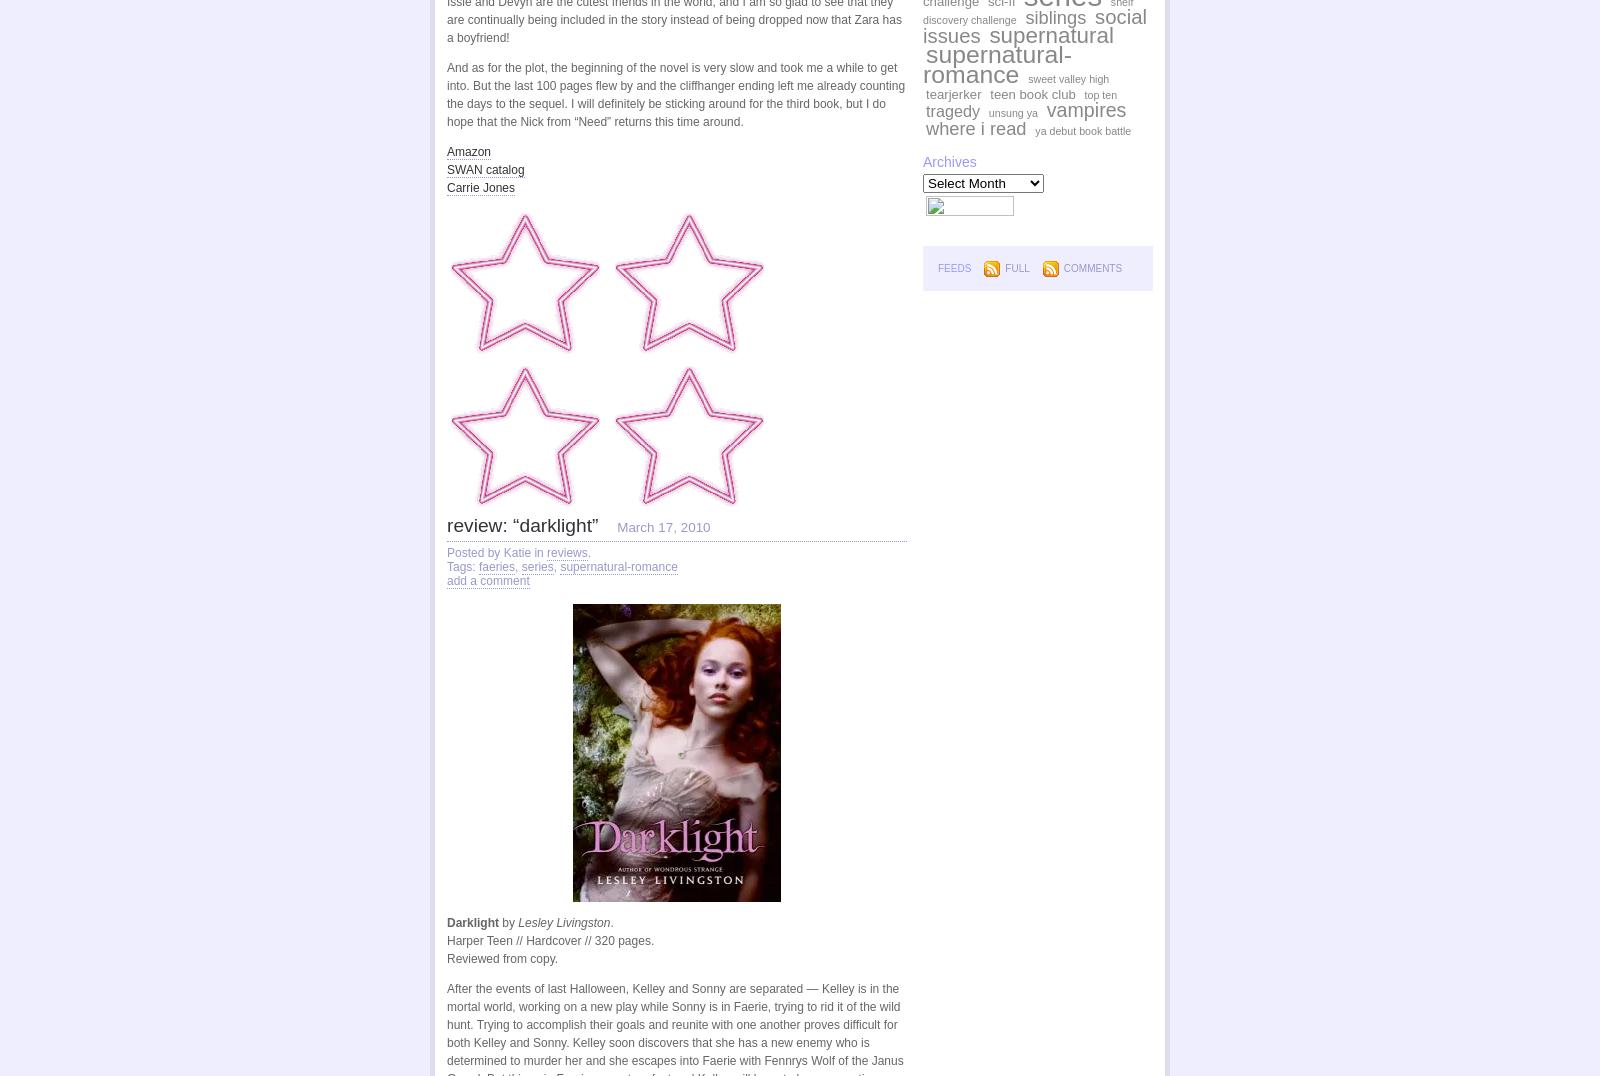  Describe the element at coordinates (535, 566) in the screenshot. I see `'series'` at that location.